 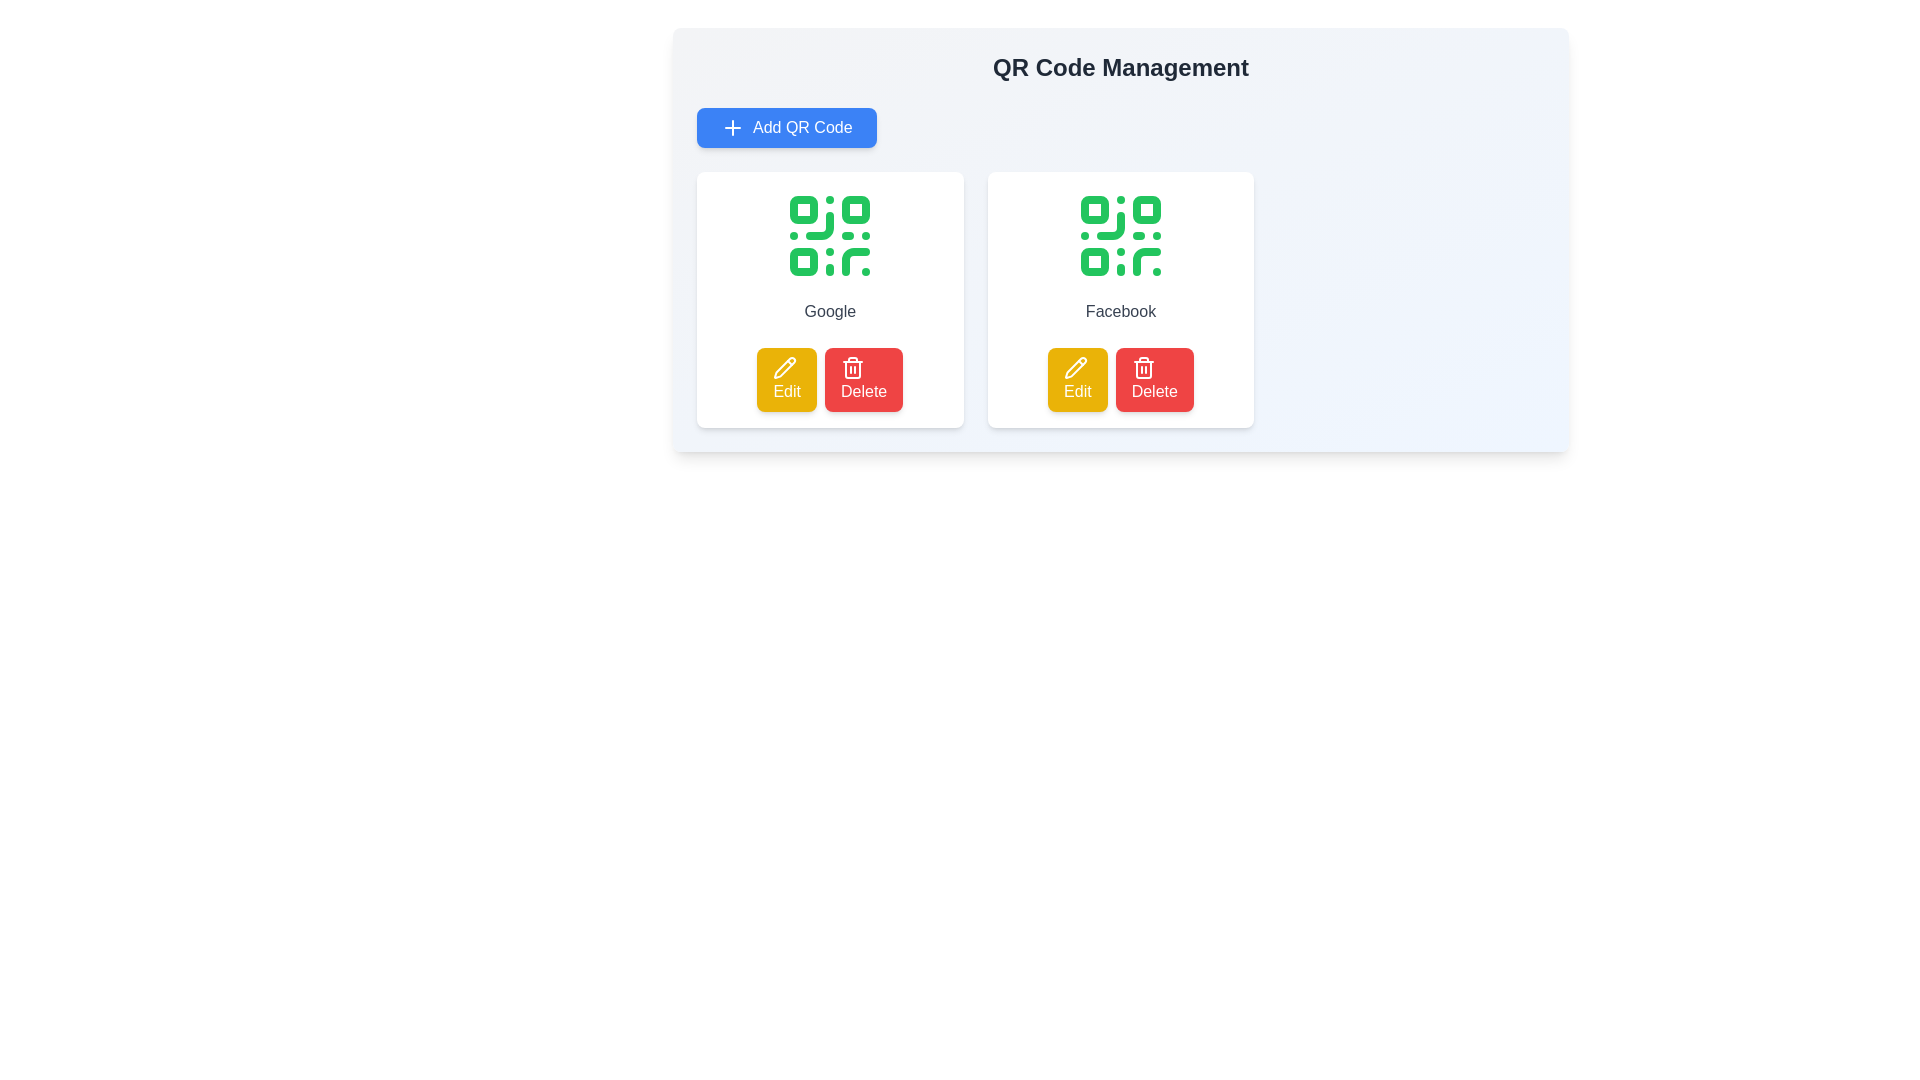 I want to click on the Google QR code Card component located at the top-left corner of the grid layout, which contains action buttons for managing the QR code, so click(x=830, y=300).